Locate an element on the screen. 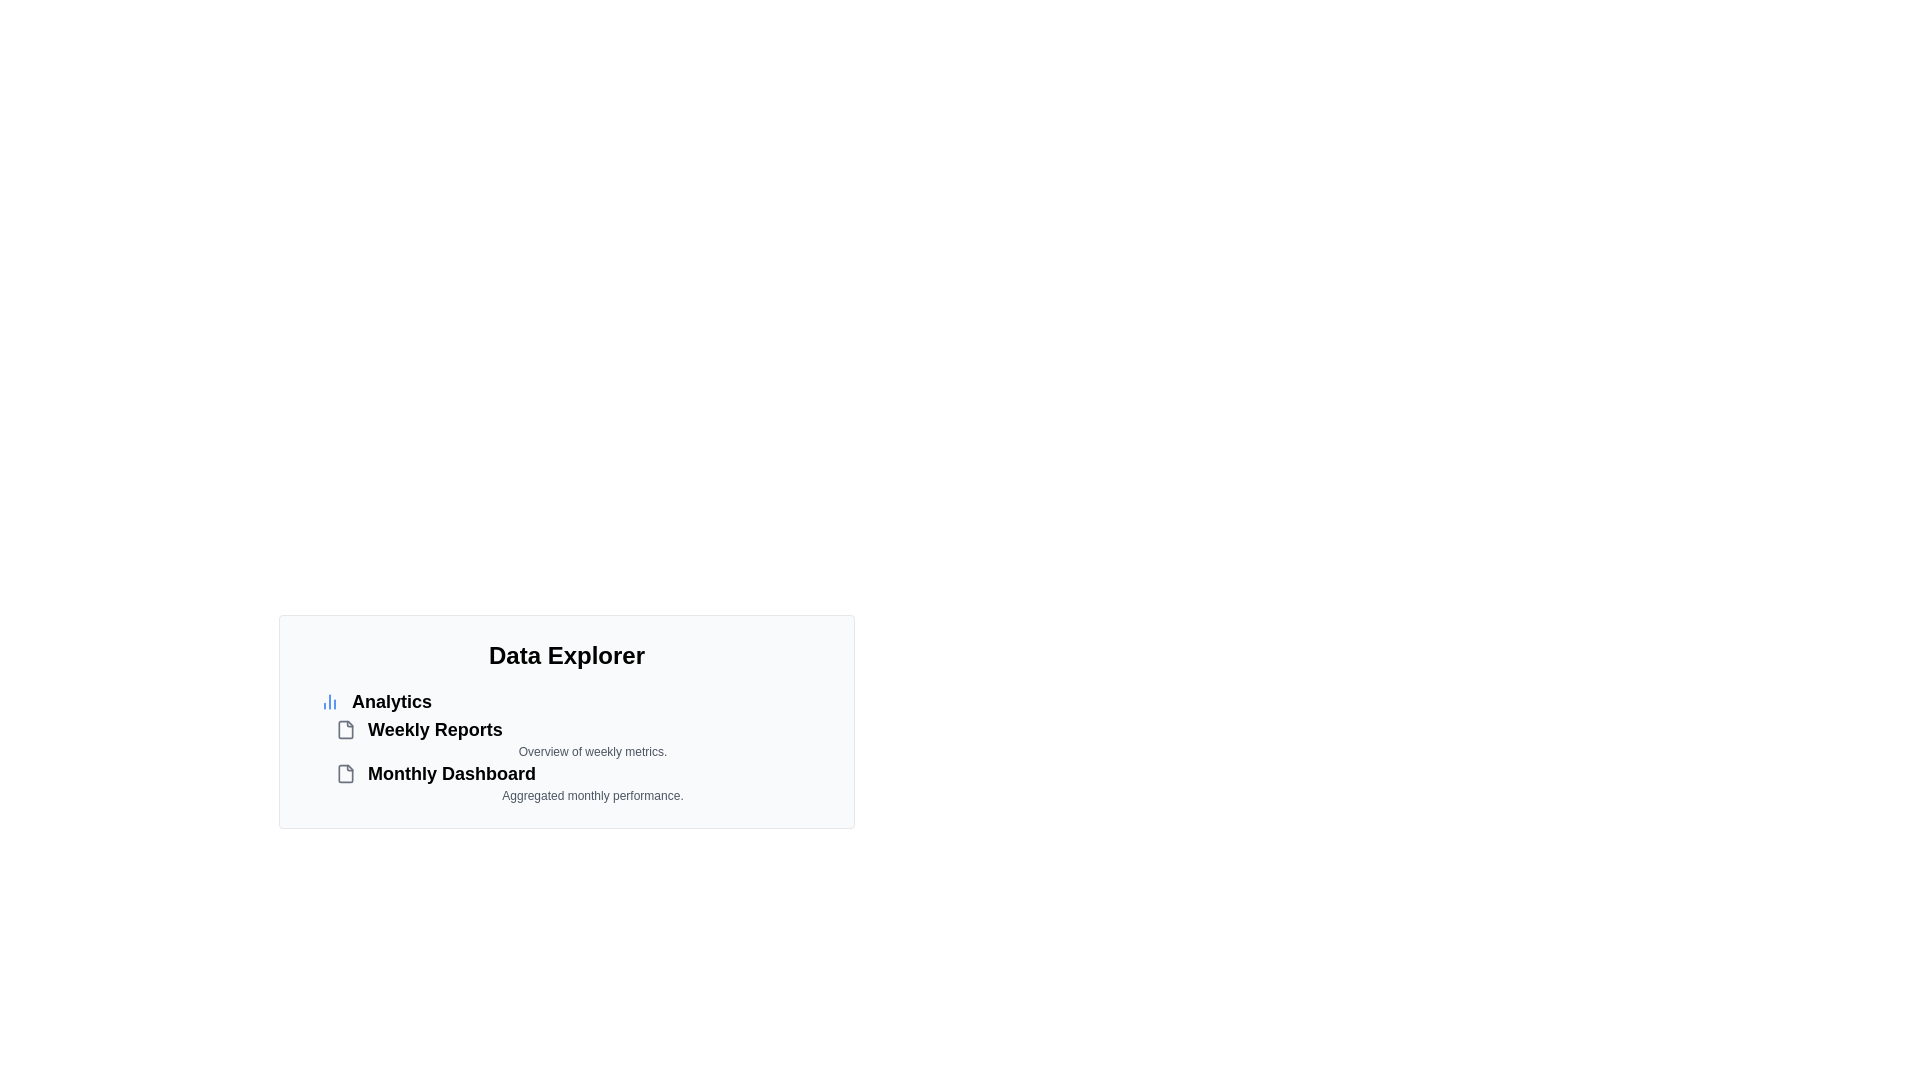 This screenshot has width=1920, height=1080. the static text label reading 'Overview of weekly metrics.' located below the title 'Weekly Reports' in the Analytics menu is located at coordinates (592, 752).